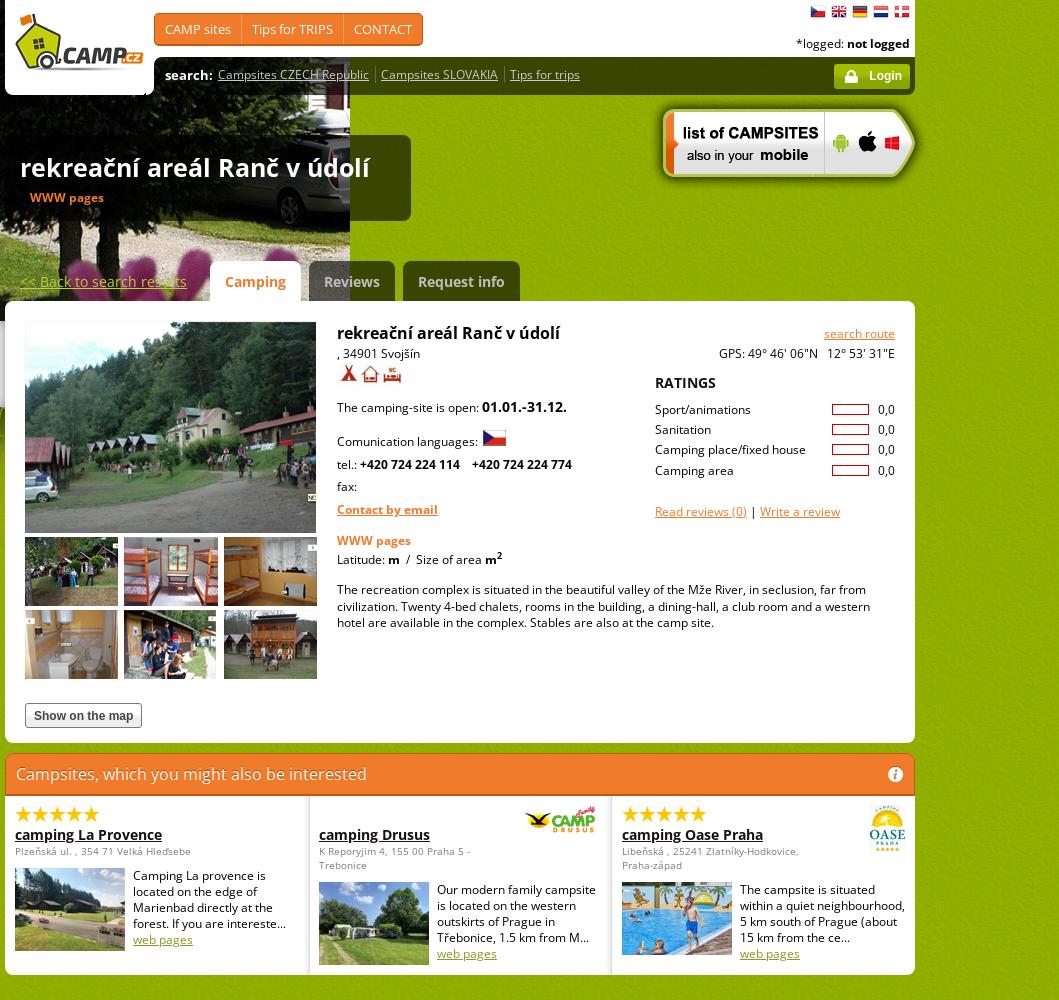  Describe the element at coordinates (407, 558) in the screenshot. I see `'/'` at that location.